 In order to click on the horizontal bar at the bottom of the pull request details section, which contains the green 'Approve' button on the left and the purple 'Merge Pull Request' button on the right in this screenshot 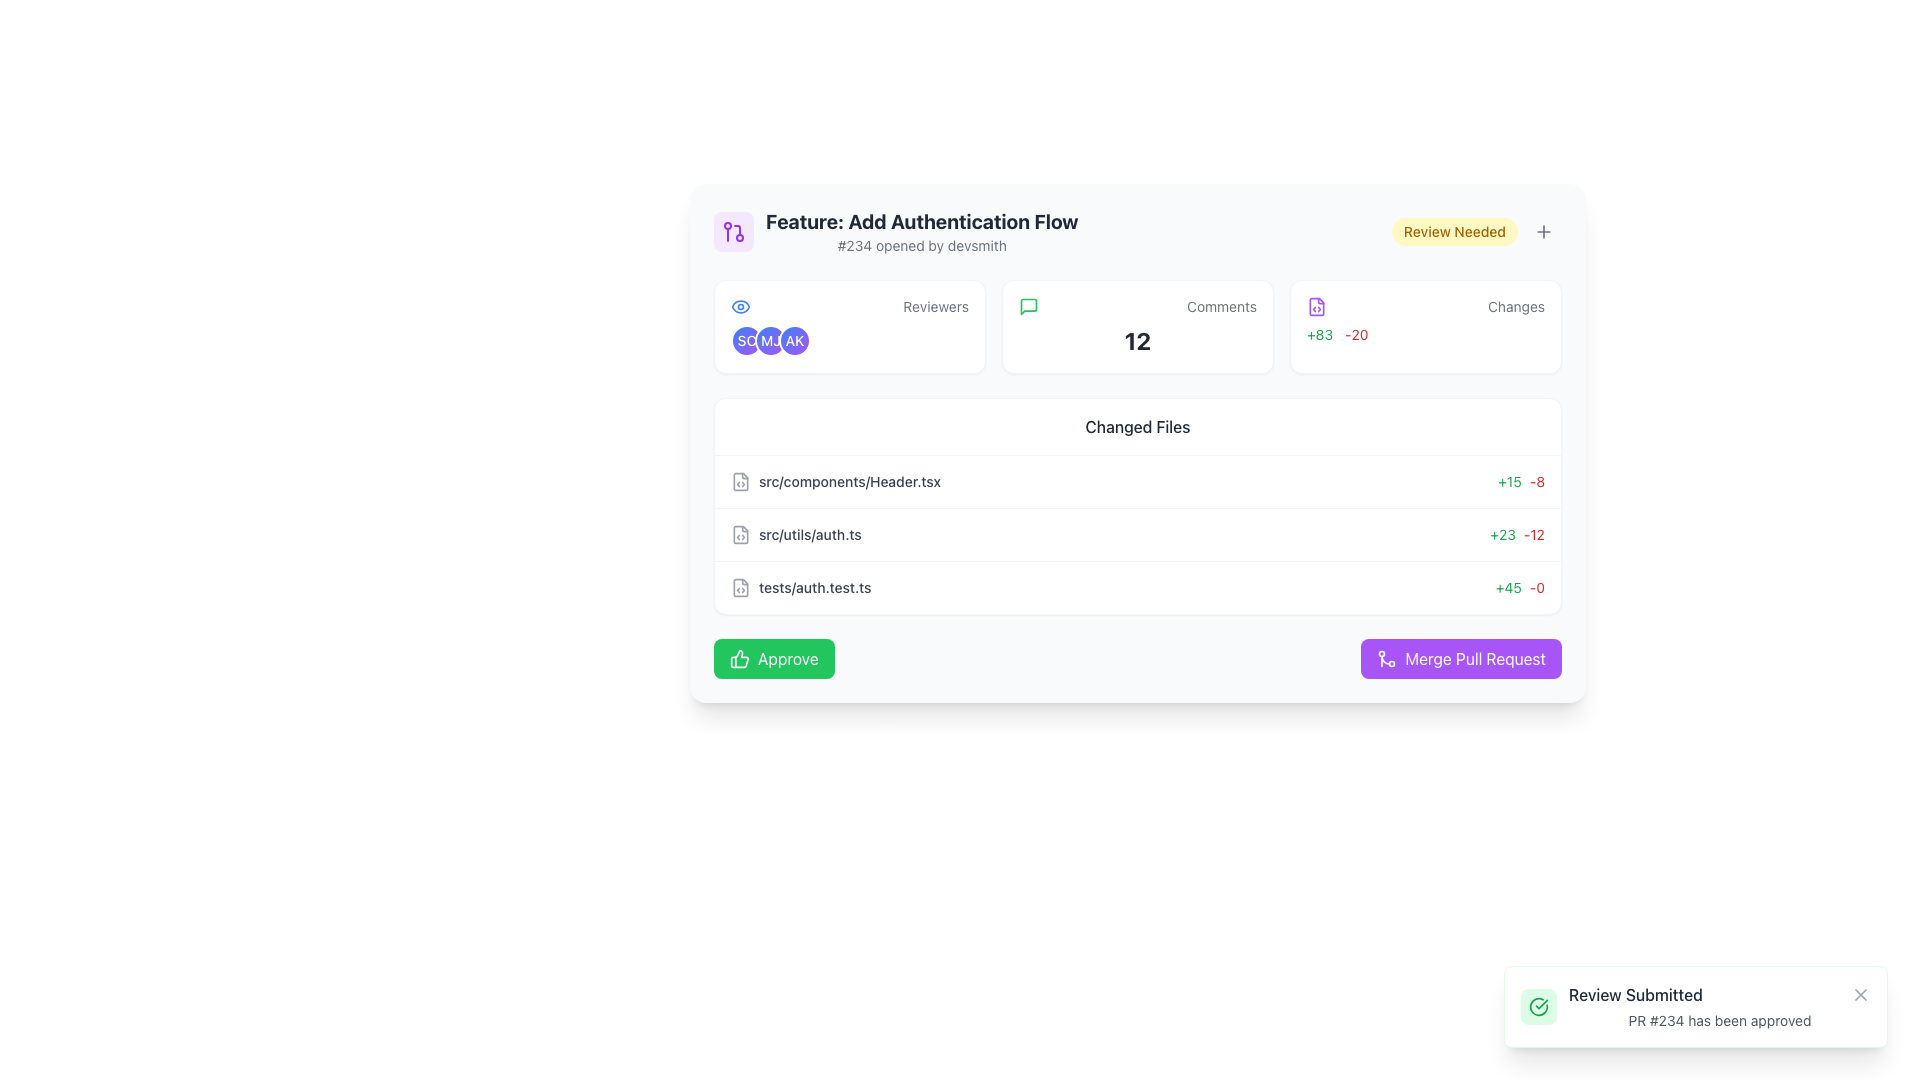, I will do `click(1137, 659)`.